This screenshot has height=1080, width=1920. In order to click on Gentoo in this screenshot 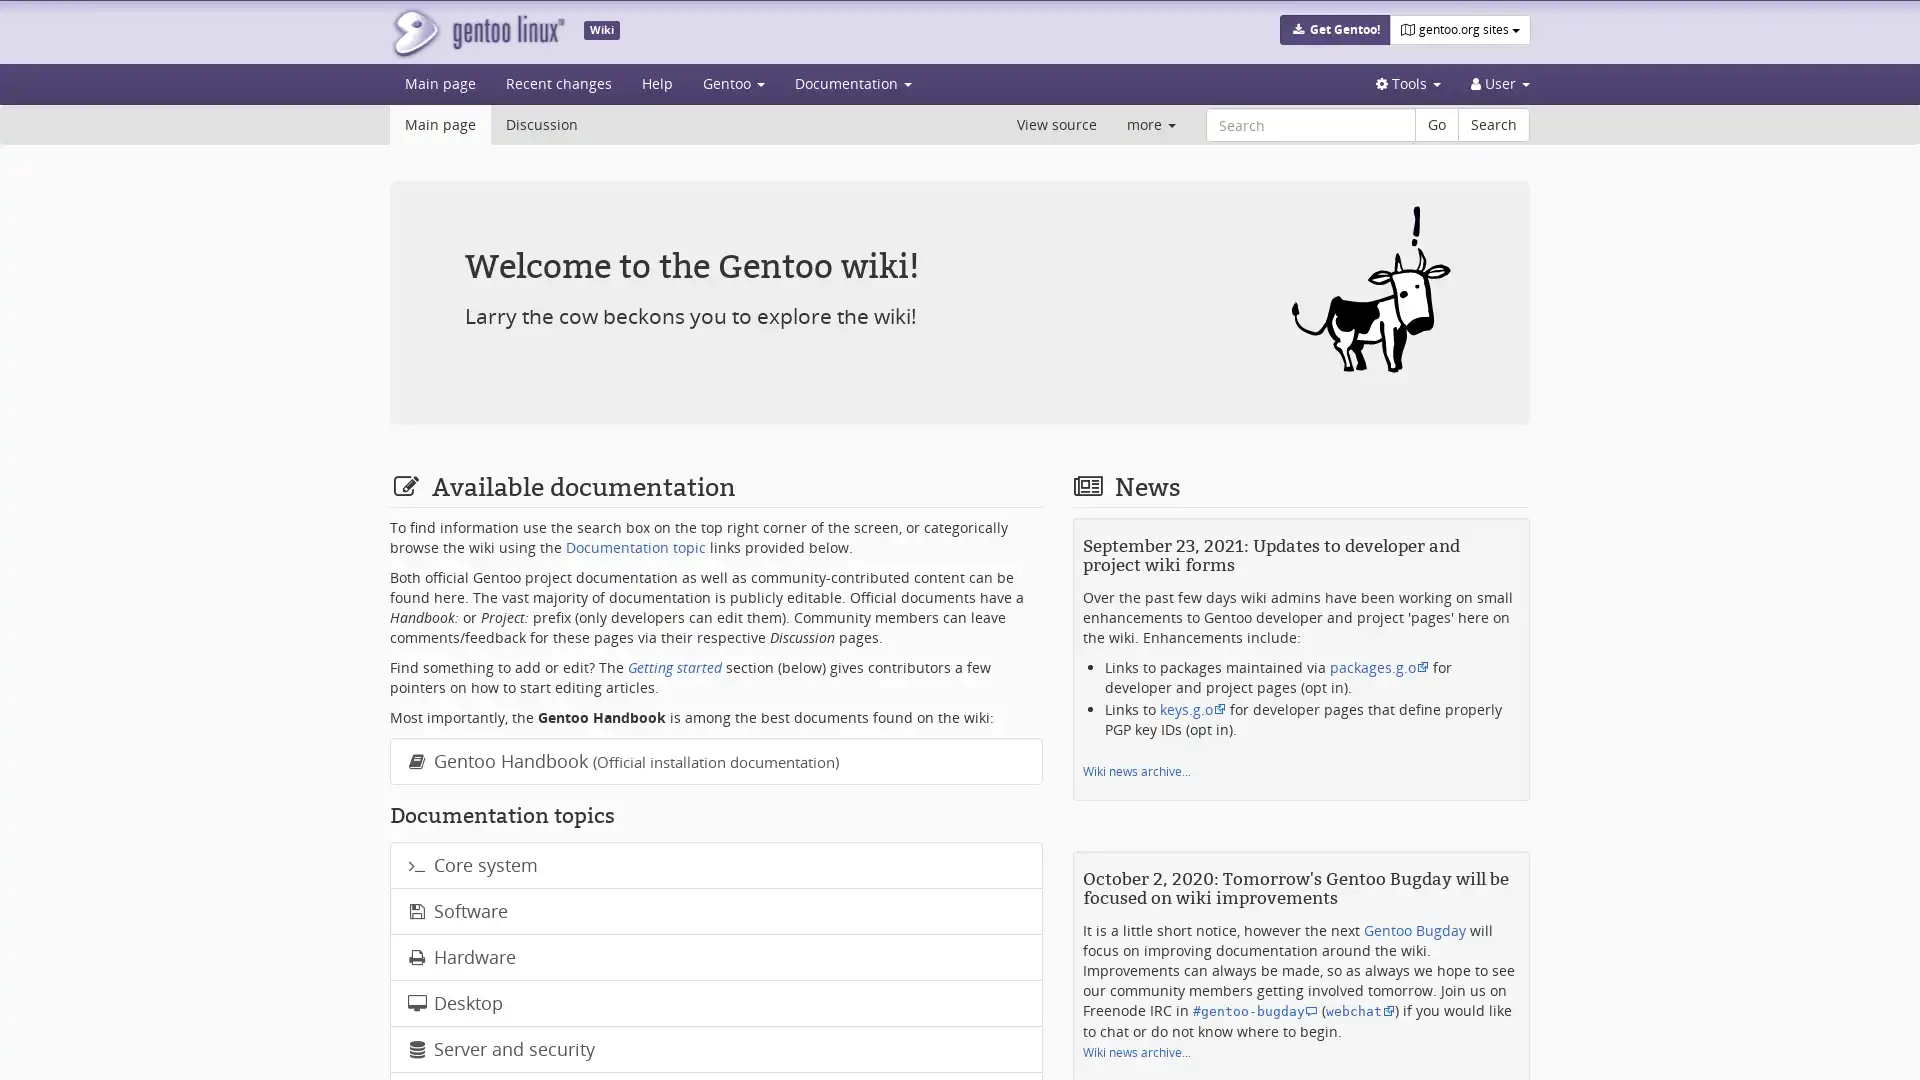, I will do `click(733, 83)`.